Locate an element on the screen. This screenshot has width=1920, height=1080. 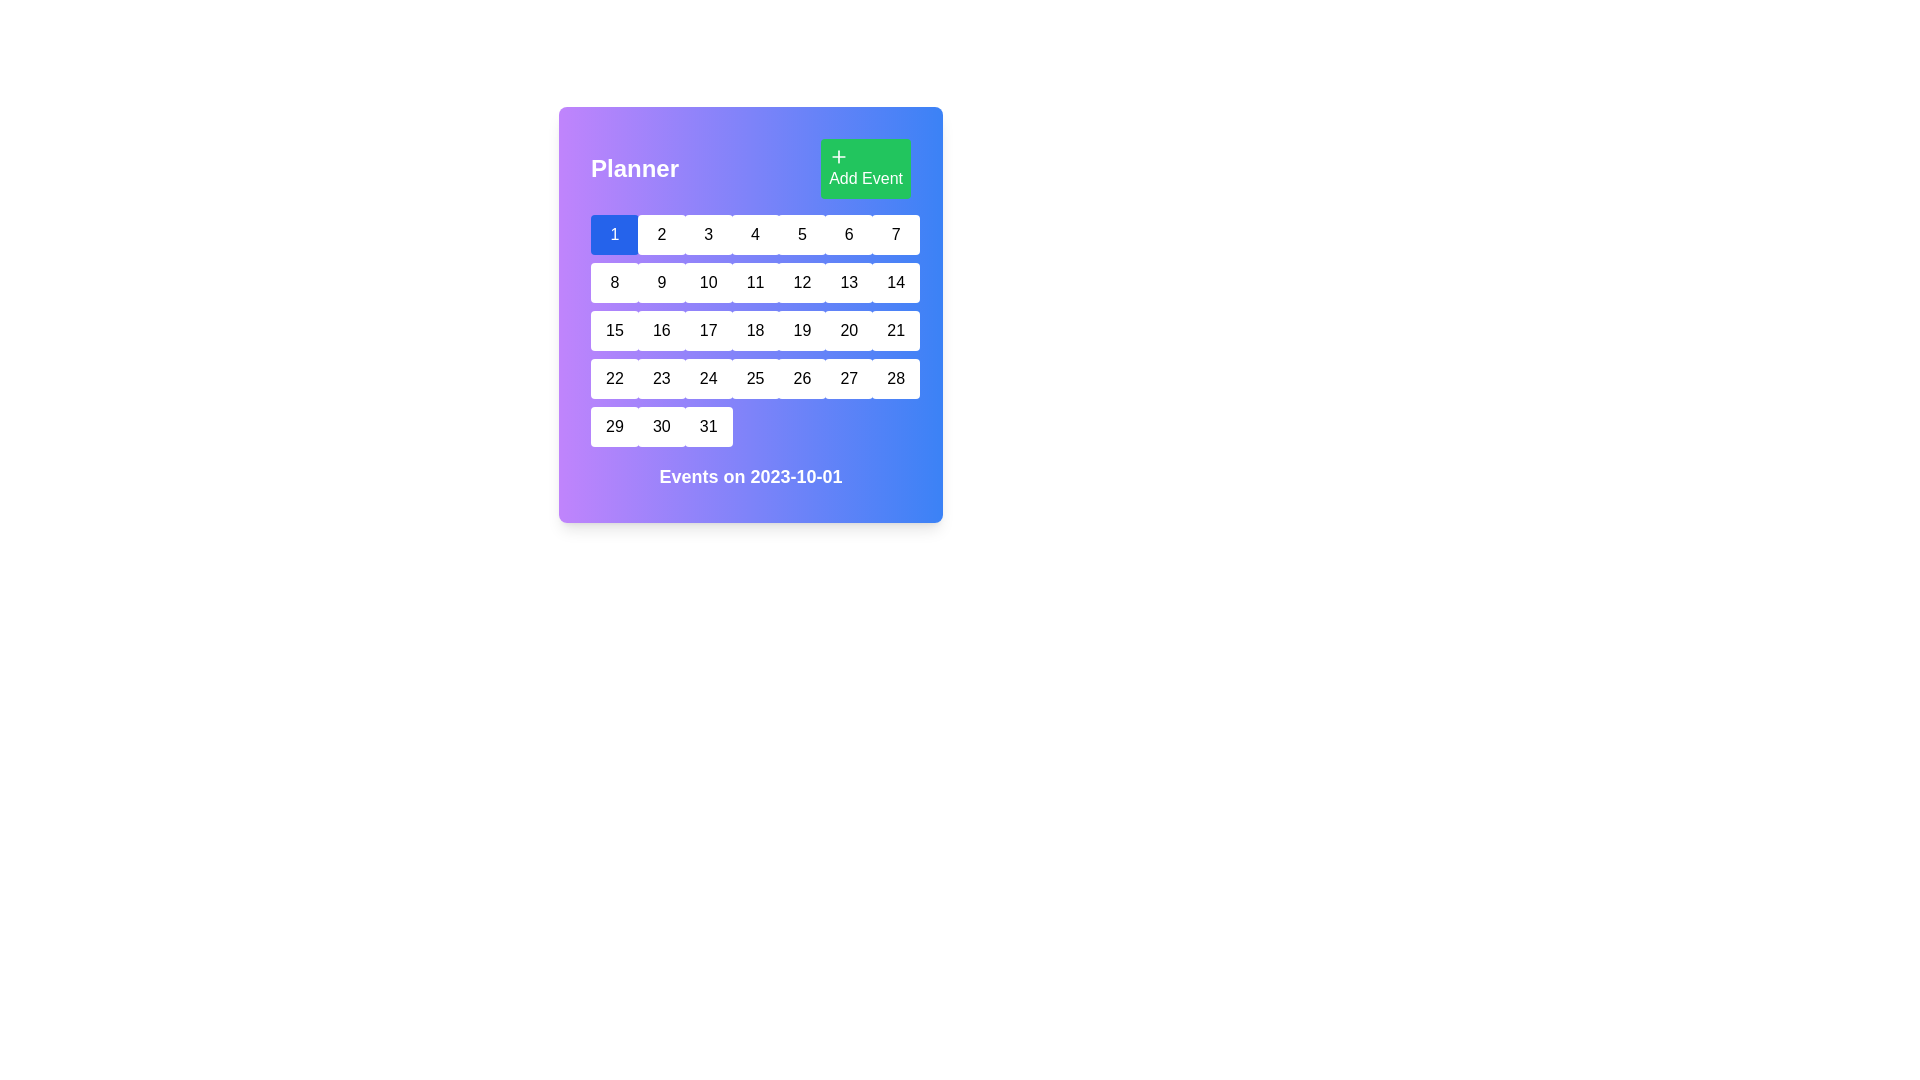
the square button labeled '20' with a white background and black text is located at coordinates (849, 330).